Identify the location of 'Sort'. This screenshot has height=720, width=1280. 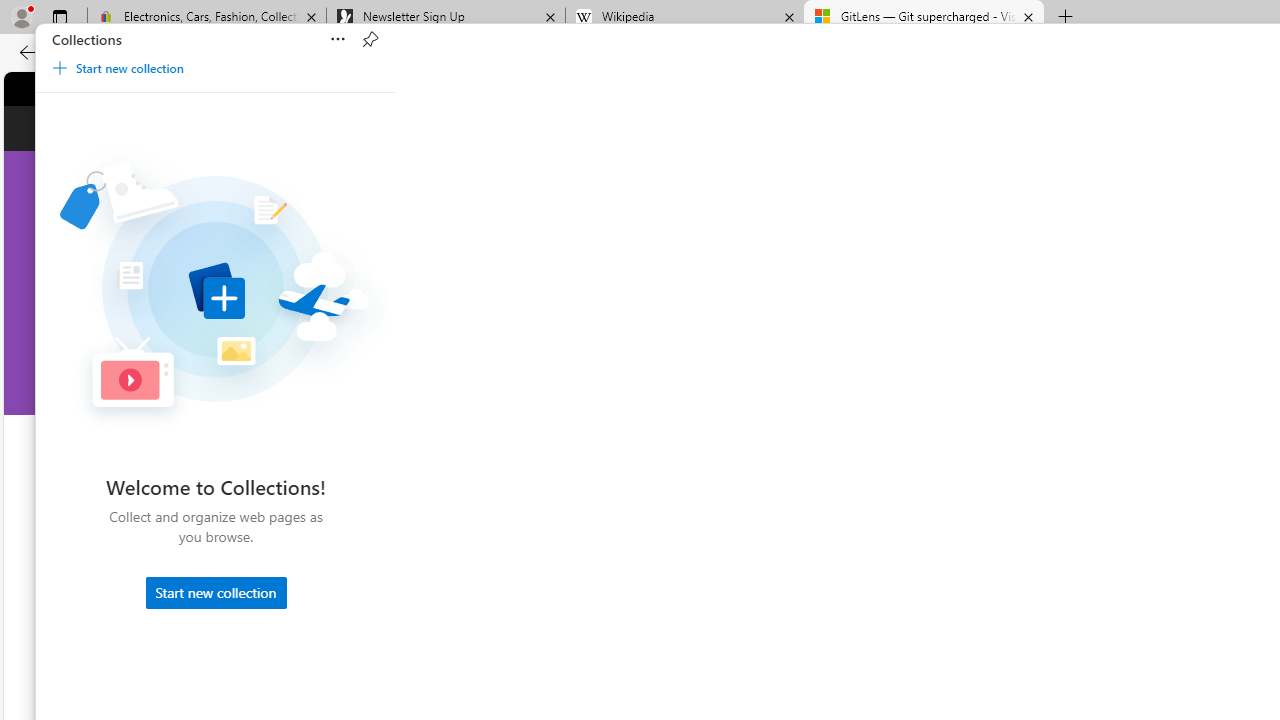
(337, 39).